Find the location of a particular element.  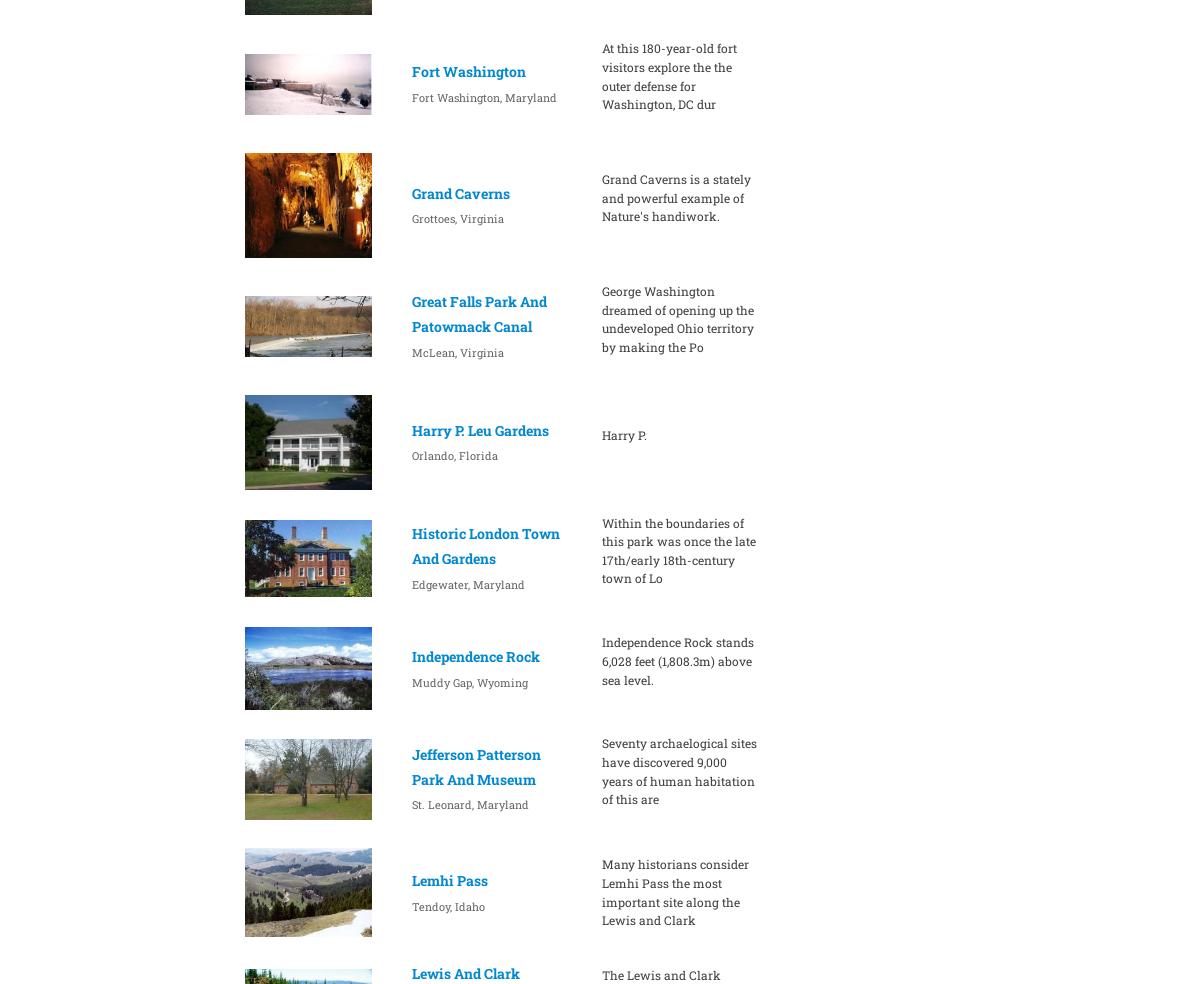

'George Washington dreamed of opening up the undeveloped Ohio territory by making the Po' is located at coordinates (600, 317).